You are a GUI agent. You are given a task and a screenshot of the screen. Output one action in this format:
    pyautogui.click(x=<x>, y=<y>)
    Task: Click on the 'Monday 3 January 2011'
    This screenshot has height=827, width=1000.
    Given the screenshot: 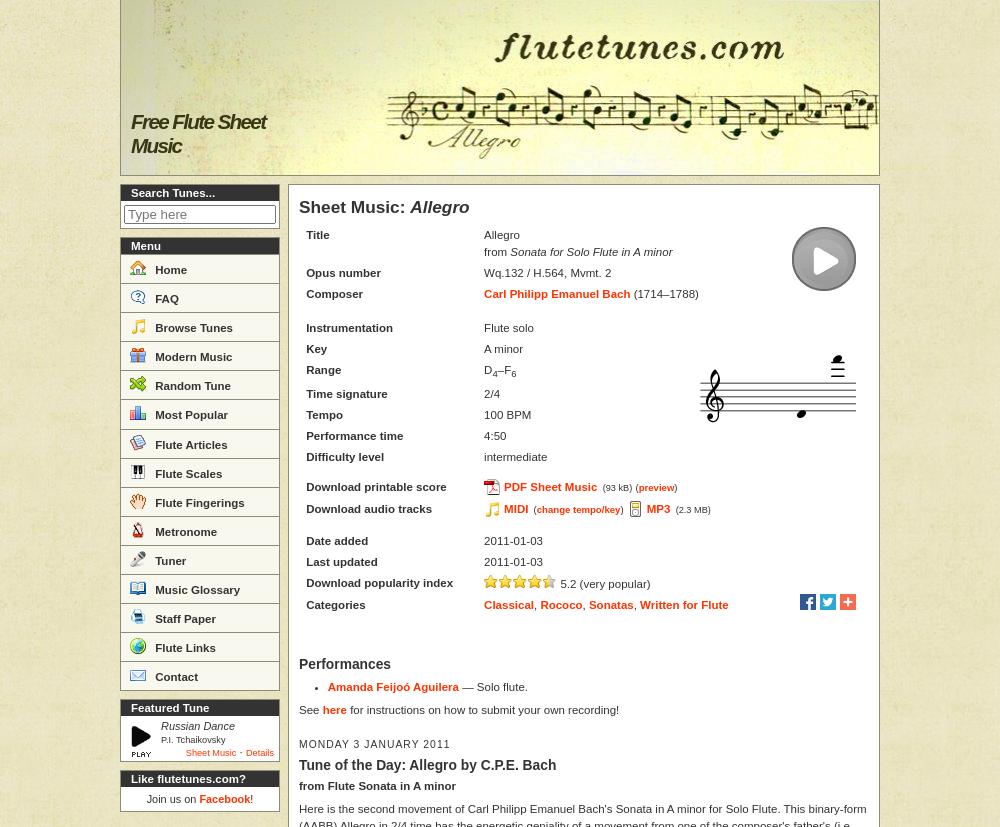 What is the action you would take?
    pyautogui.click(x=299, y=743)
    